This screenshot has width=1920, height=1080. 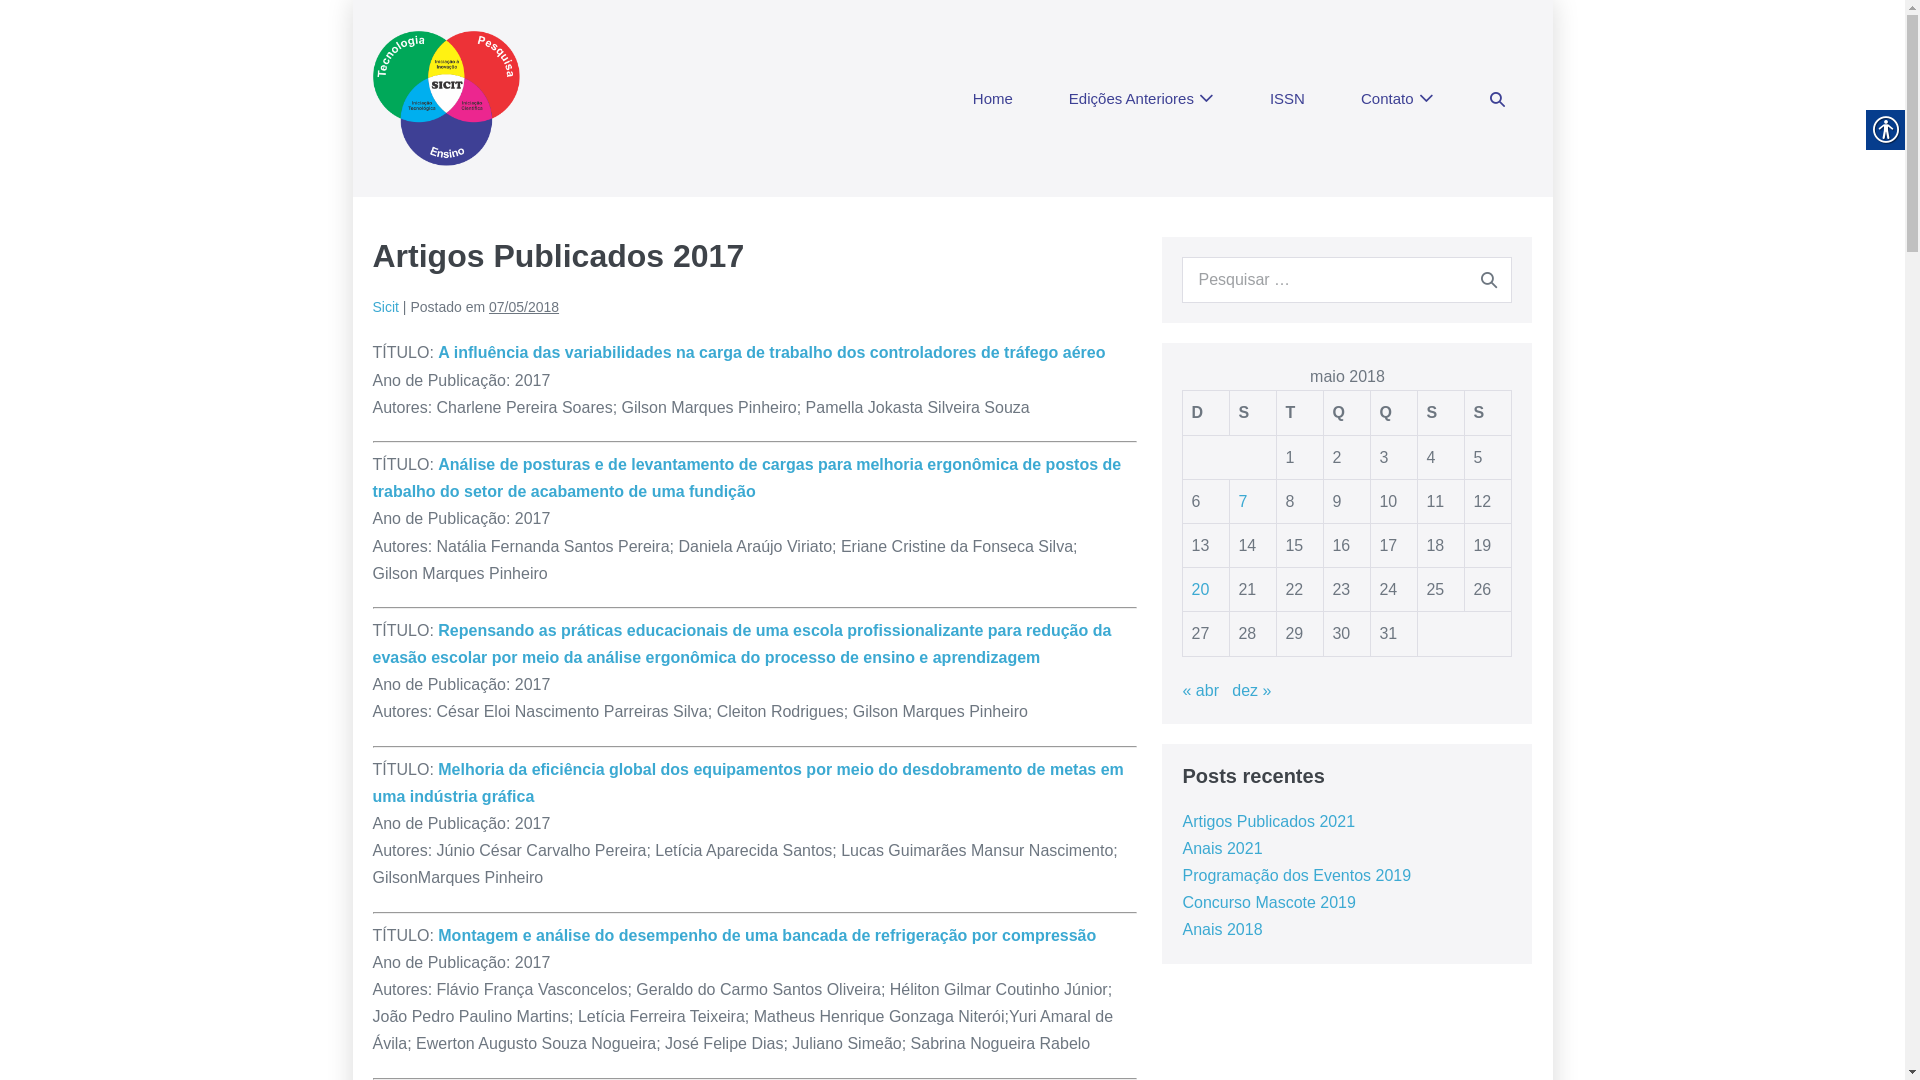 I want to click on 'Contato', so click(x=1396, y=99).